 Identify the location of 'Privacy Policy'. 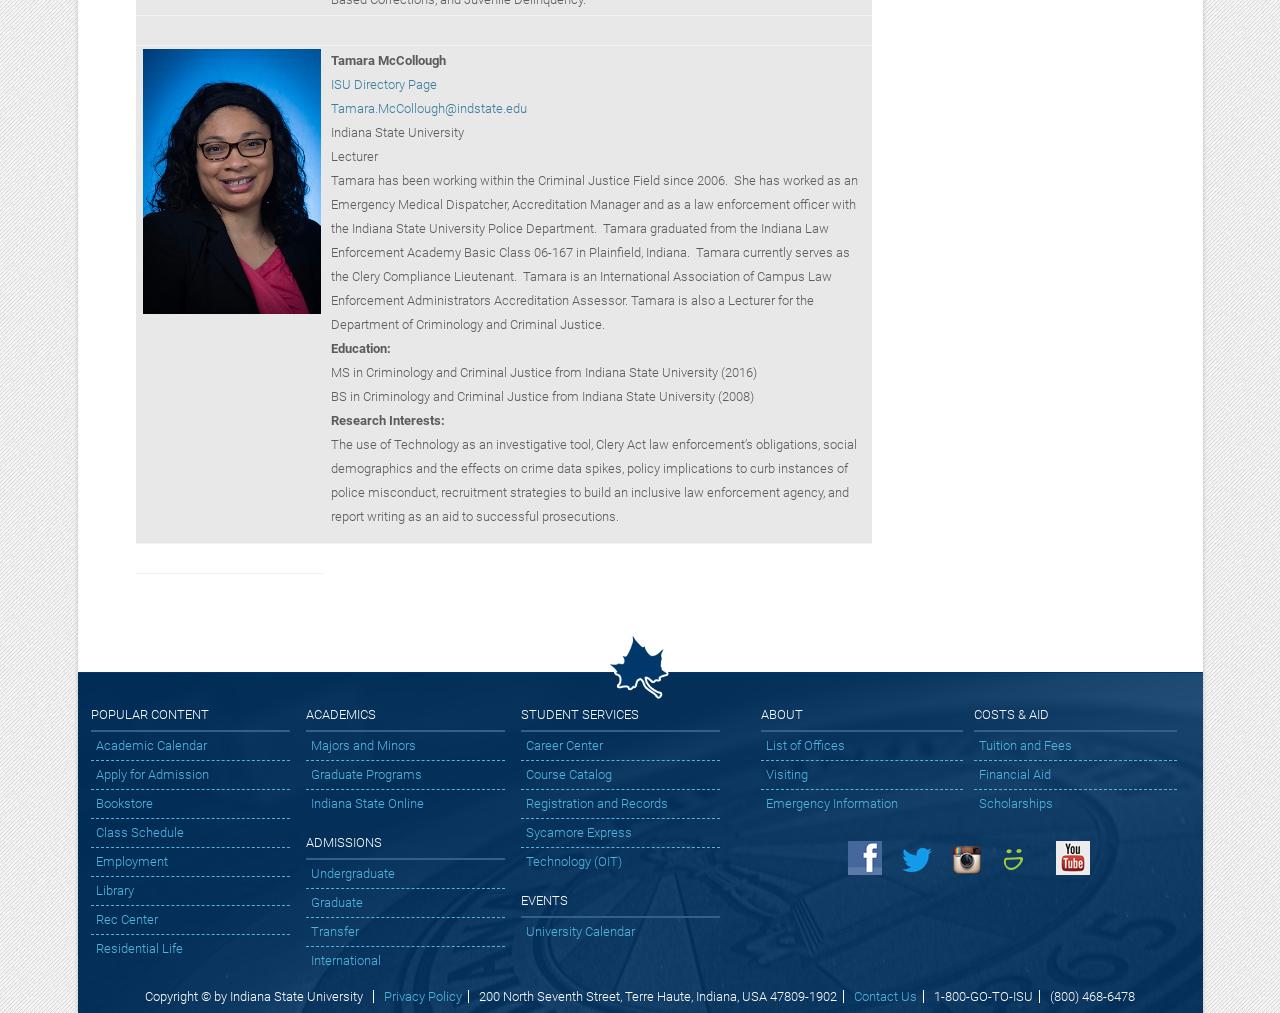
(421, 996).